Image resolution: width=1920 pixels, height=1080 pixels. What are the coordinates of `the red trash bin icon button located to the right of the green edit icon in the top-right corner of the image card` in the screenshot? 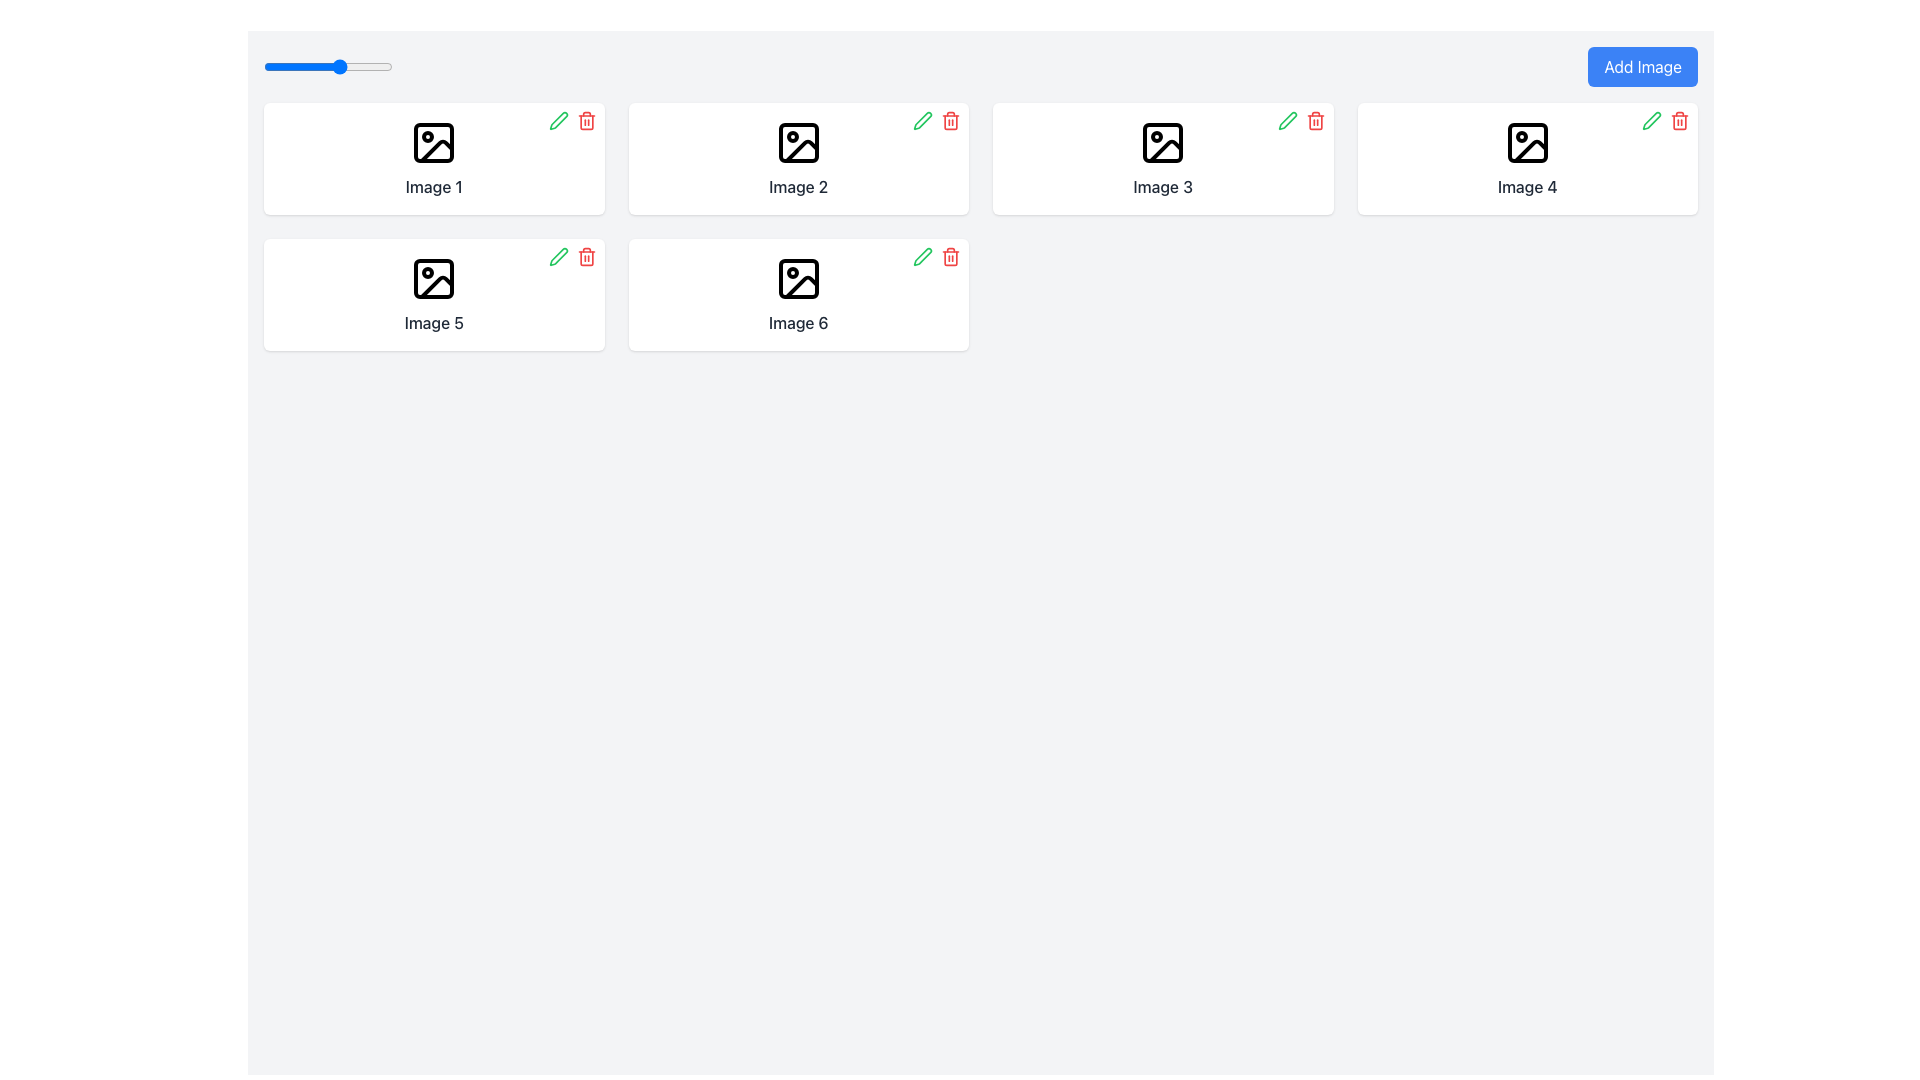 It's located at (585, 120).